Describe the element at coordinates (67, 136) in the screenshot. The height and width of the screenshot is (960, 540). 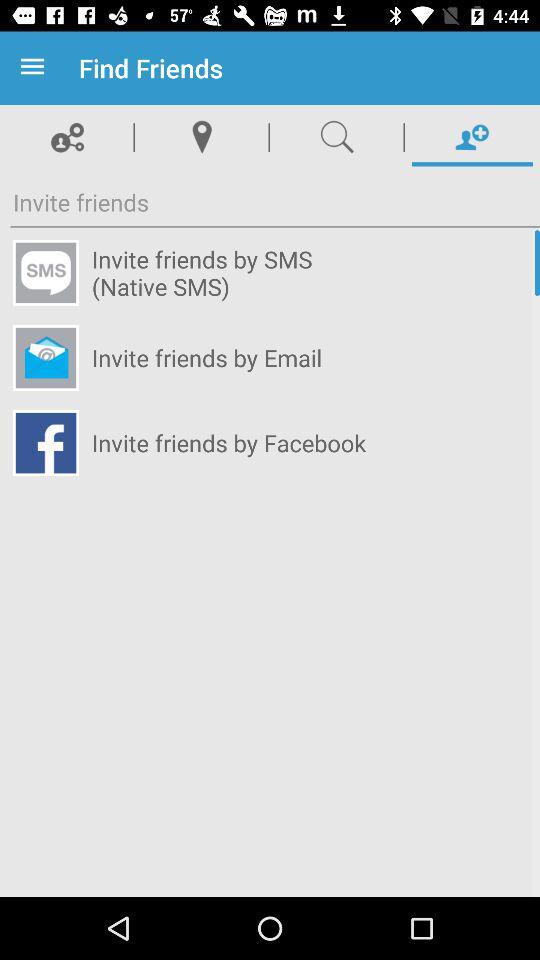
I see `above invite friends` at that location.